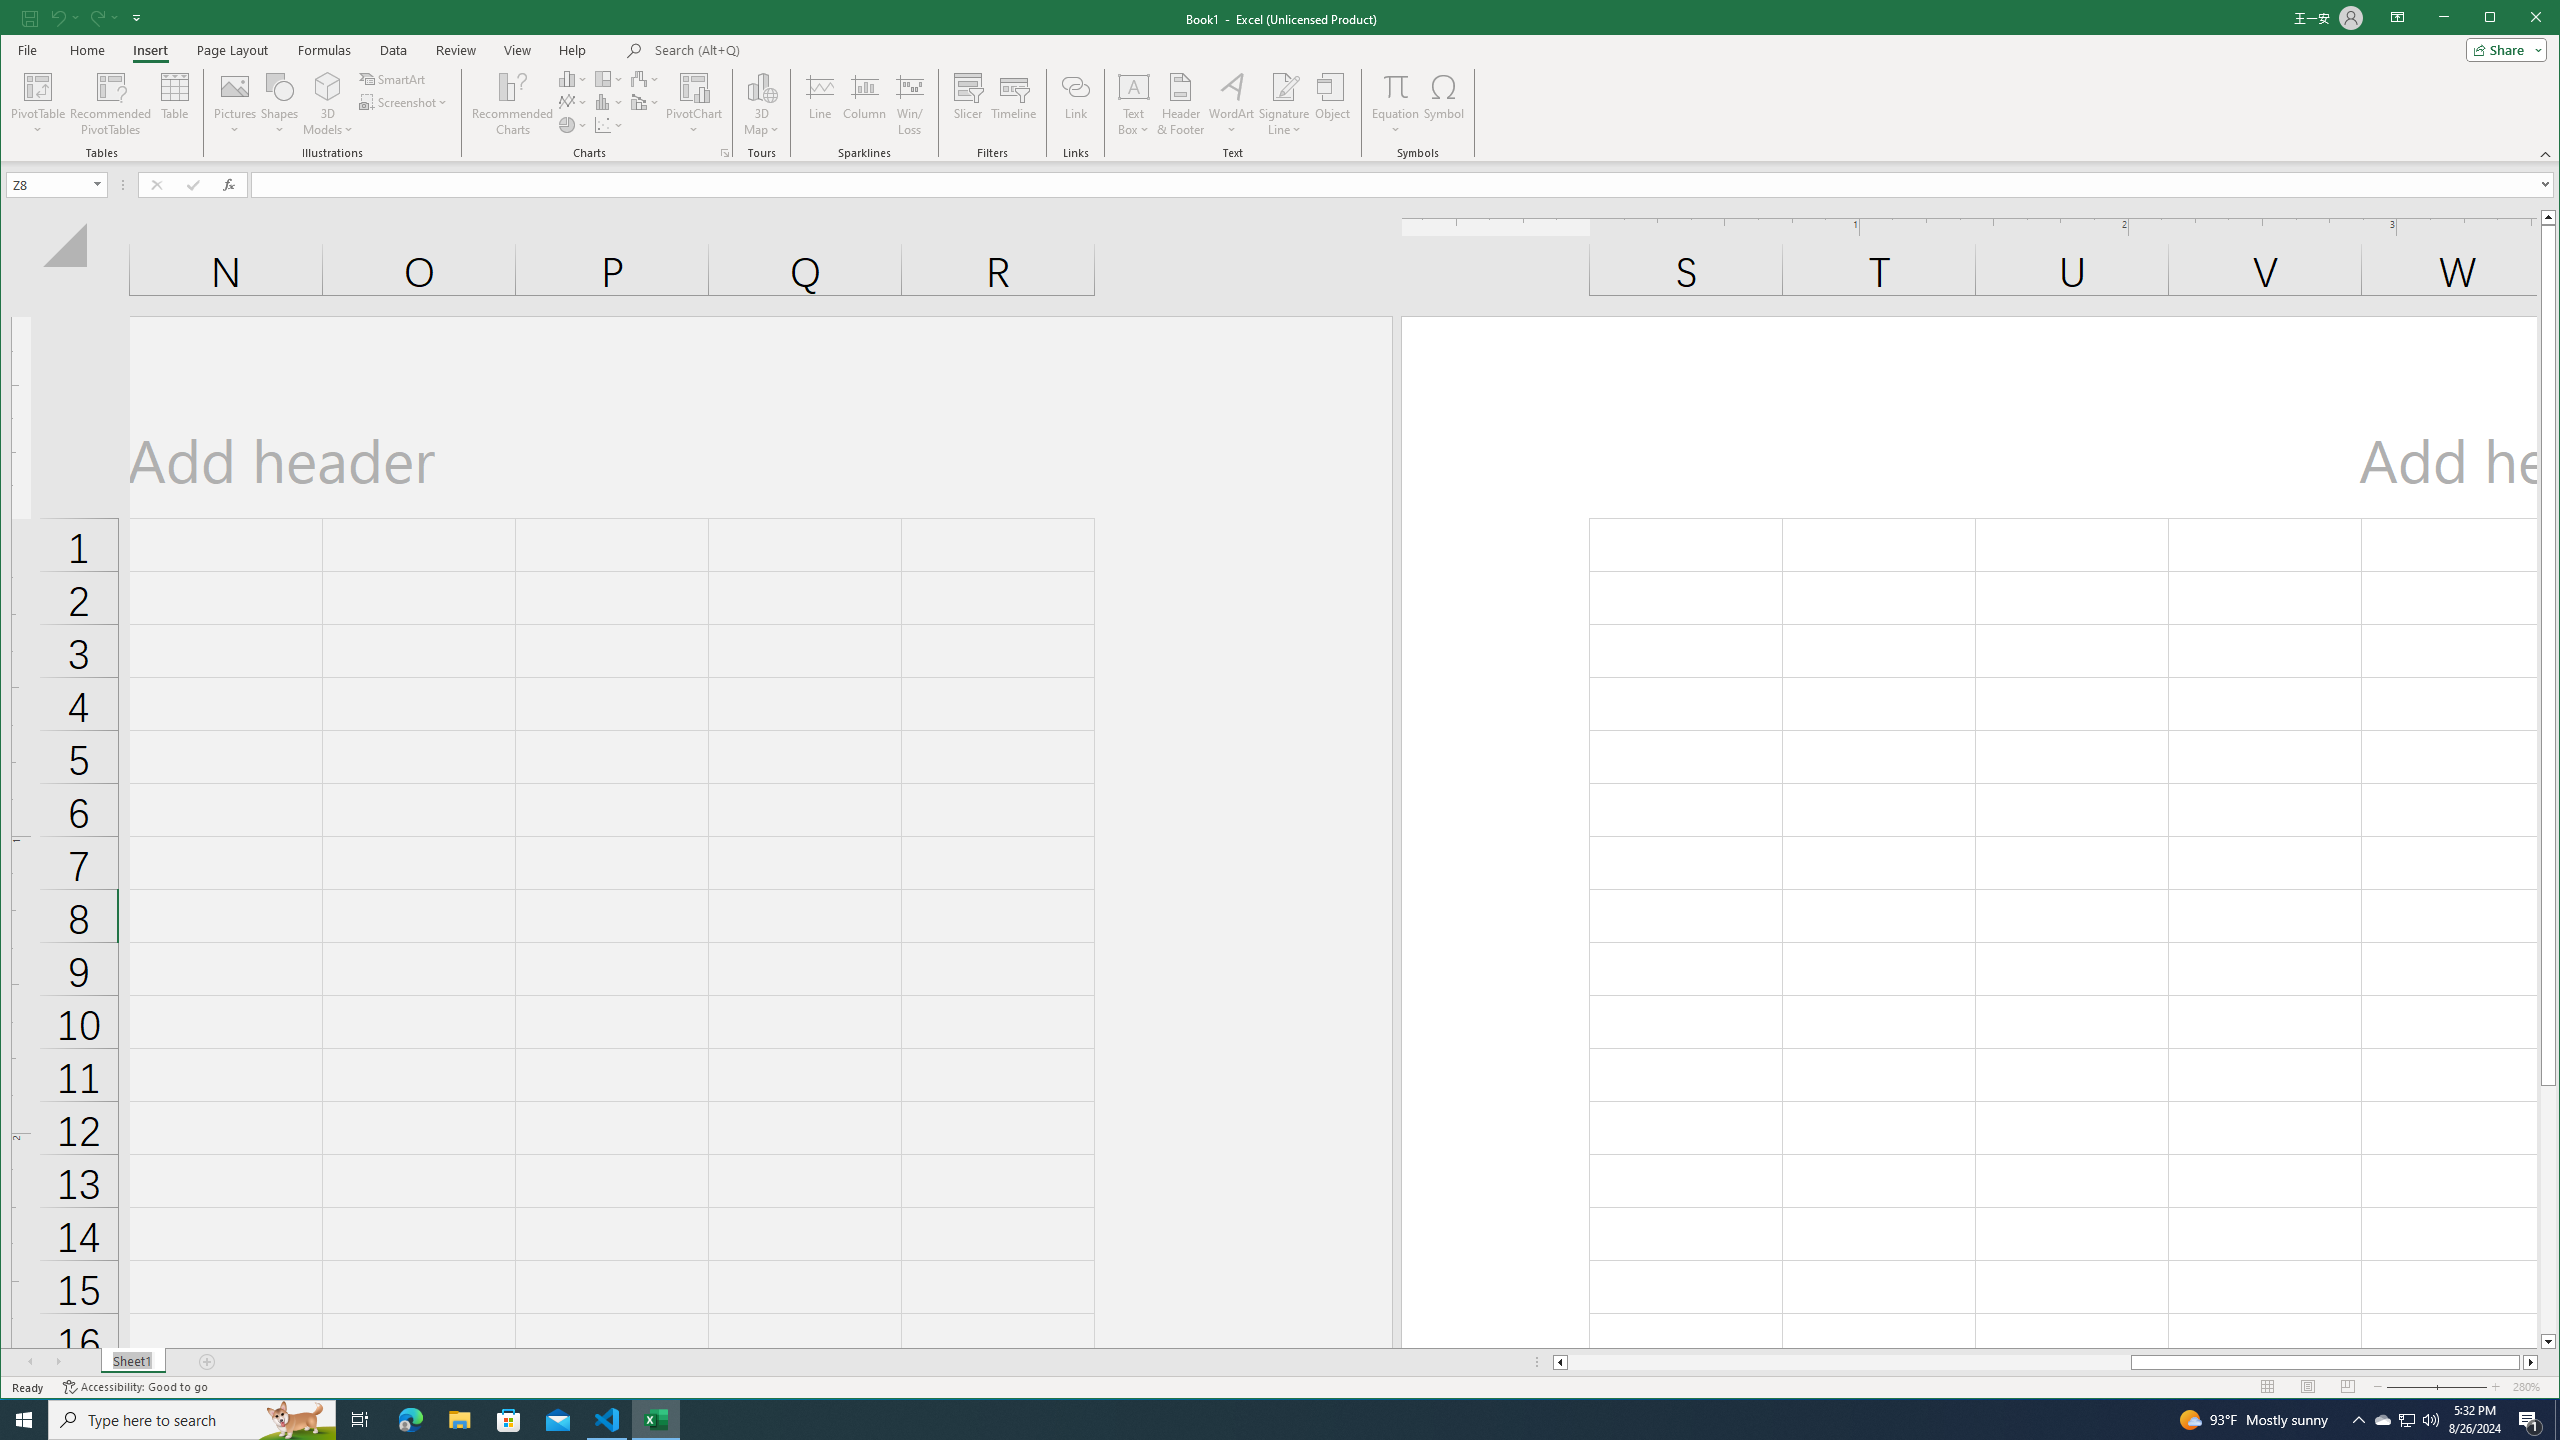 This screenshot has height=1440, width=2560. Describe the element at coordinates (608, 78) in the screenshot. I see `'Insert Hierarchy Chart'` at that location.